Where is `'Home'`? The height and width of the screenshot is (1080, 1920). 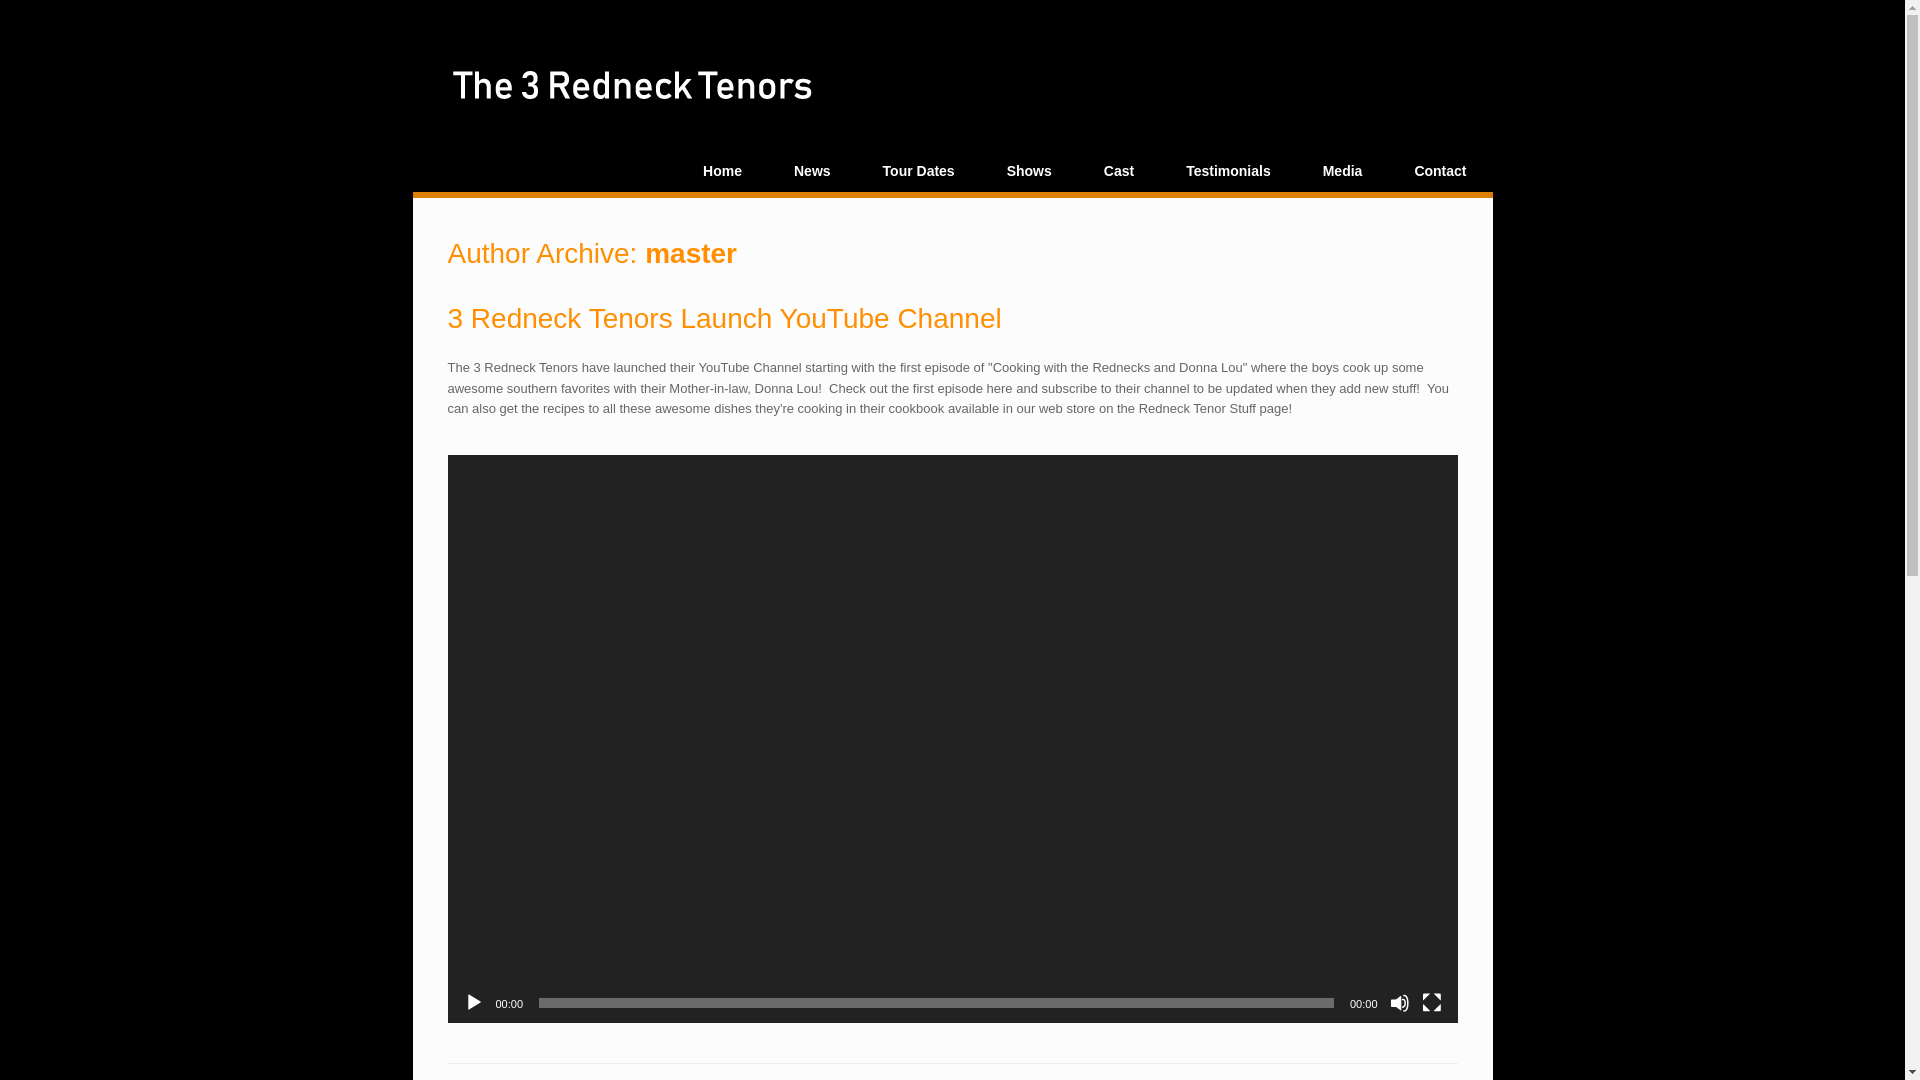 'Home' is located at coordinates (676, 169).